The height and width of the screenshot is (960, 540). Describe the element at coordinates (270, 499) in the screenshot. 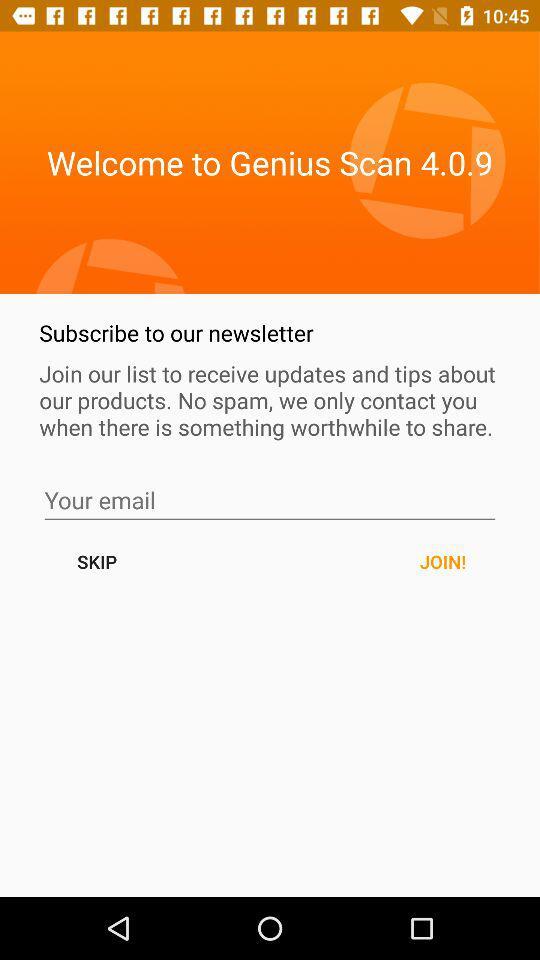

I see `skip` at that location.